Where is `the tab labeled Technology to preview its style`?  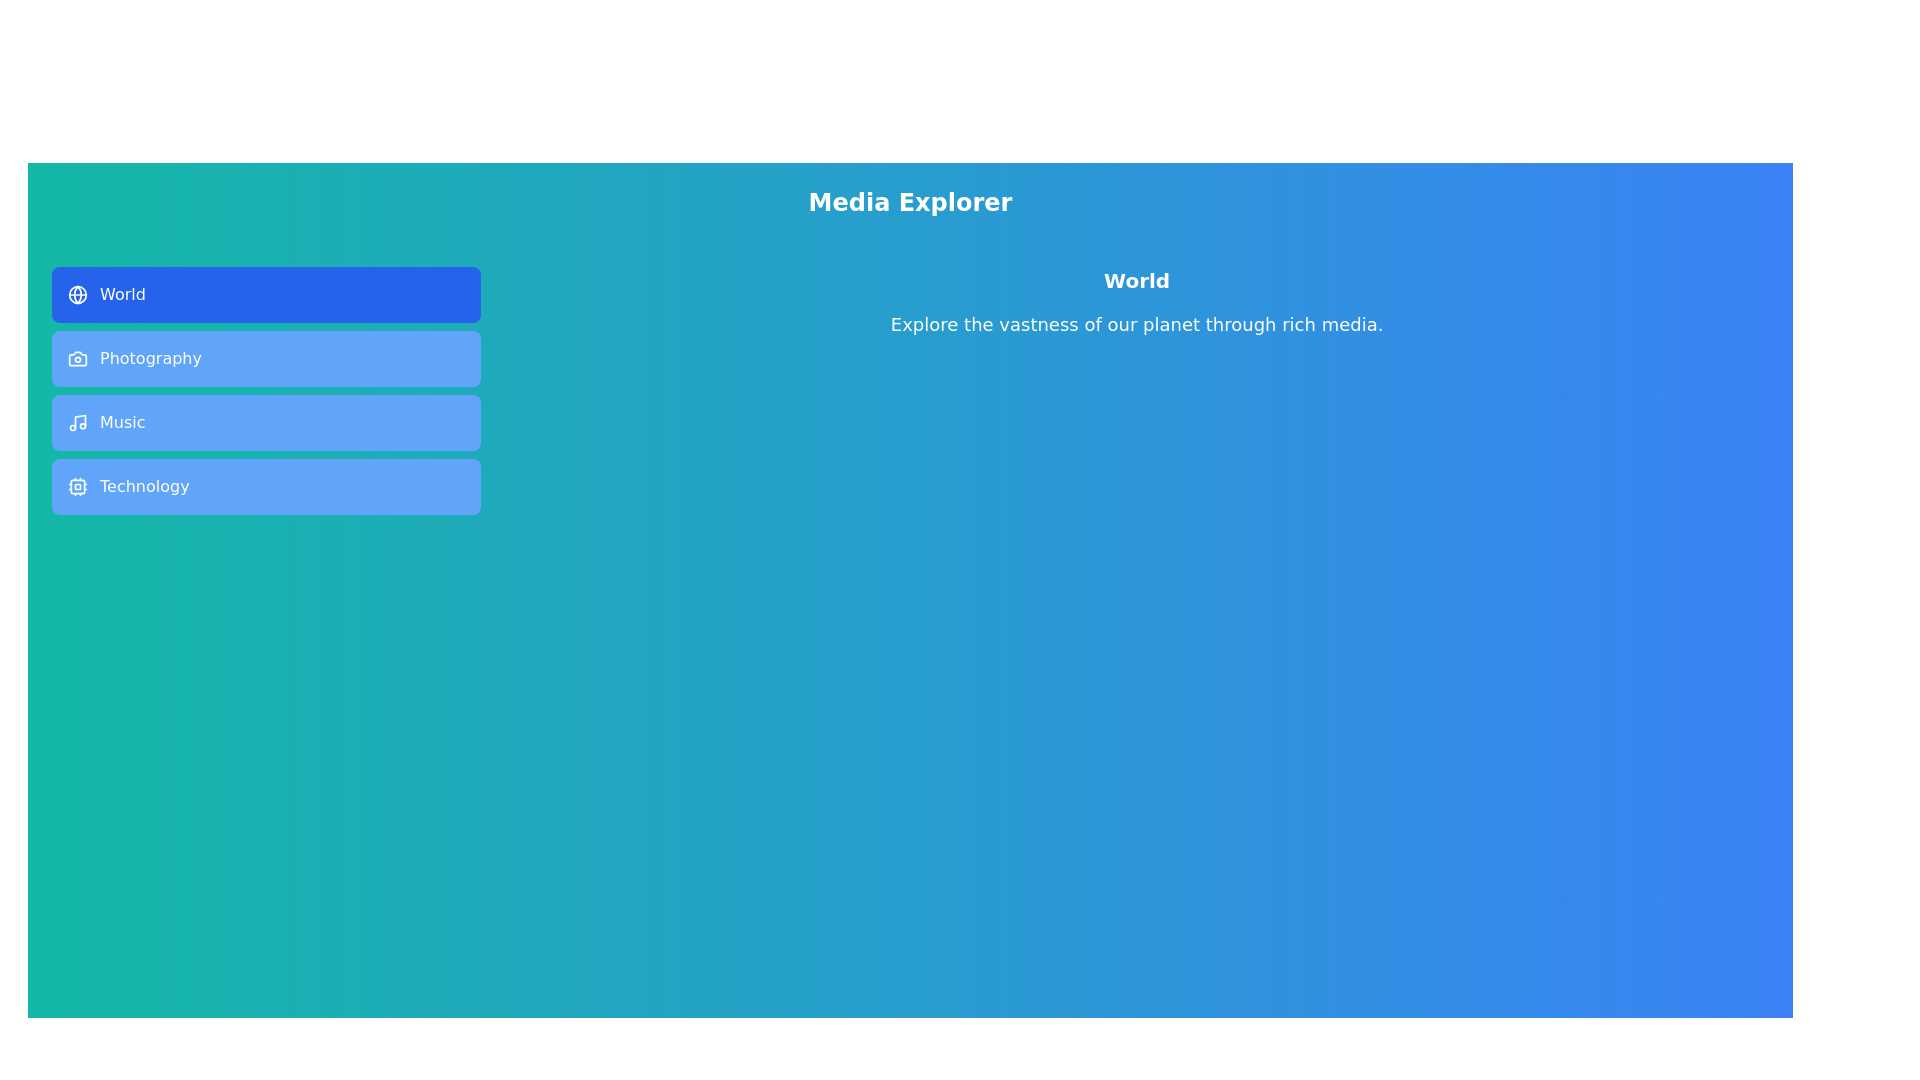 the tab labeled Technology to preview its style is located at coordinates (265, 486).